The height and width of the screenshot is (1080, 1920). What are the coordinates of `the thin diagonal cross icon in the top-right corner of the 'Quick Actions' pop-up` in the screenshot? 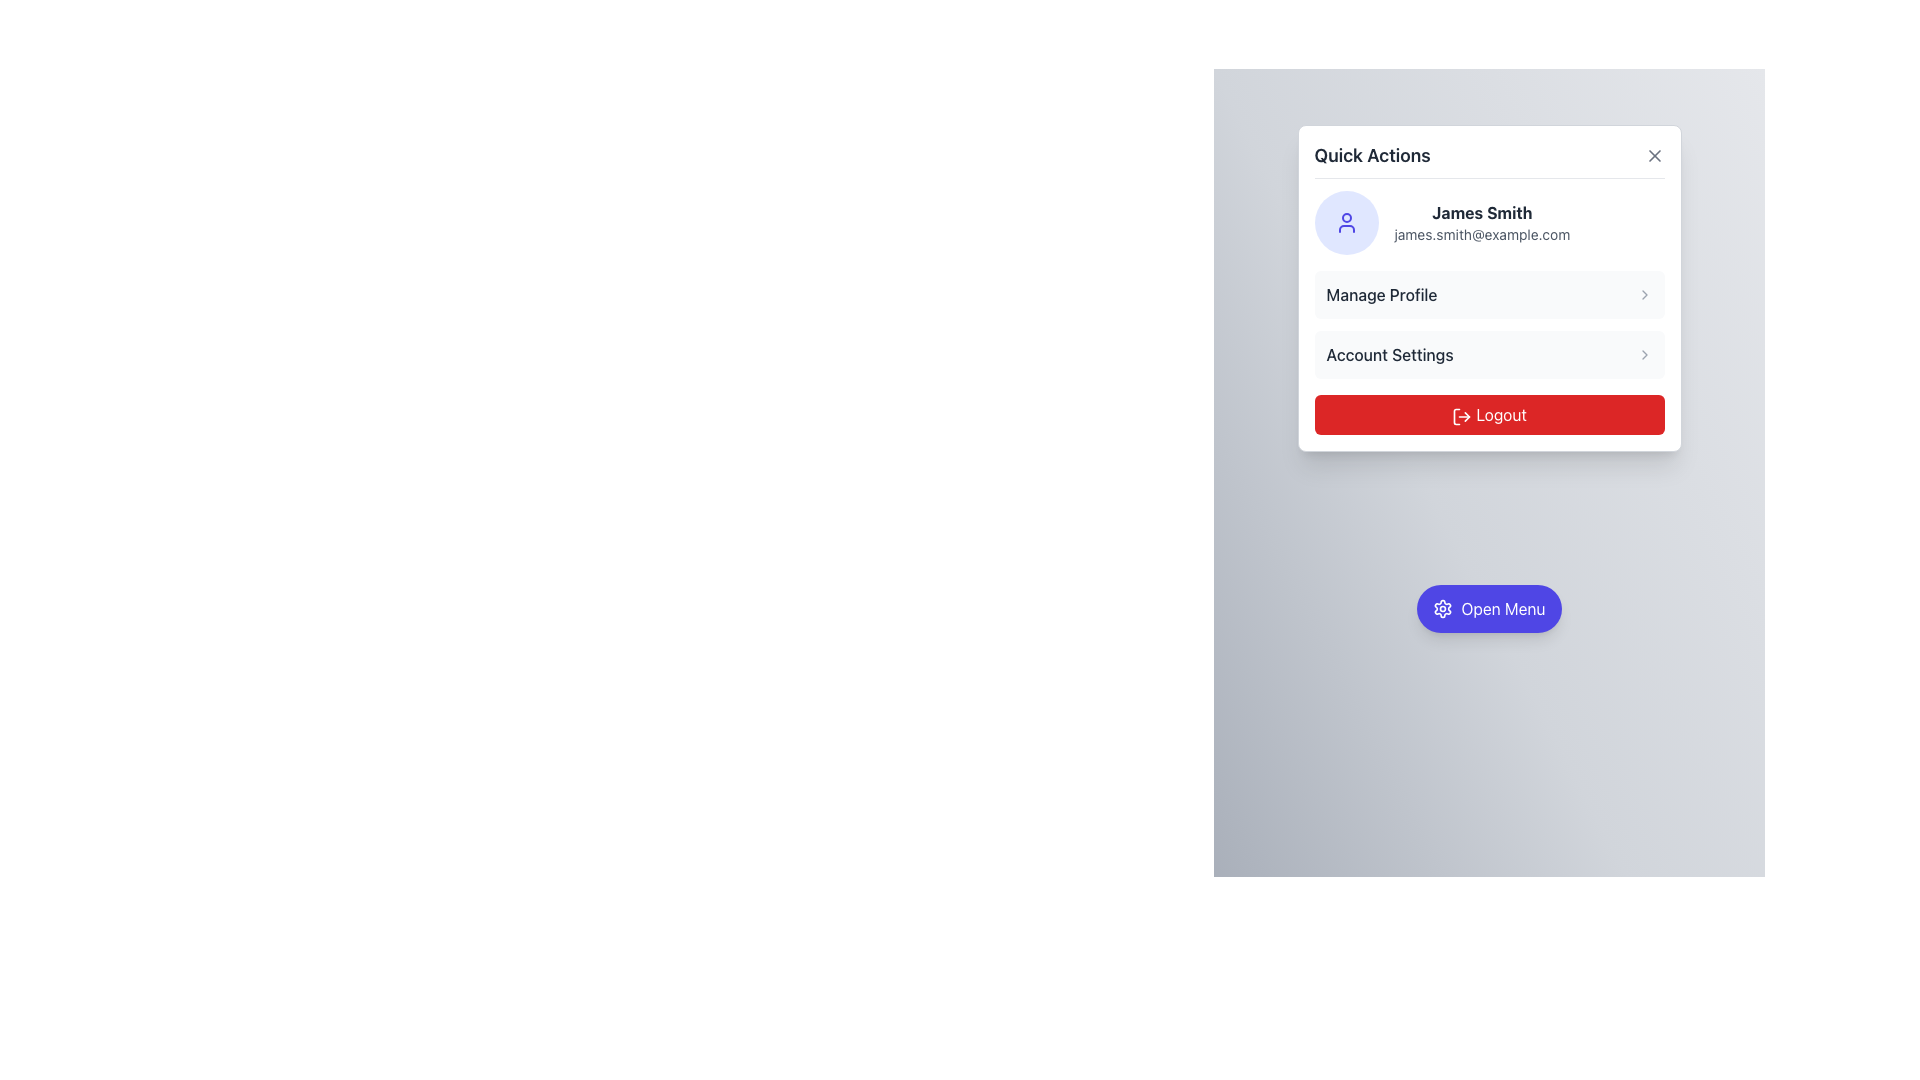 It's located at (1654, 154).